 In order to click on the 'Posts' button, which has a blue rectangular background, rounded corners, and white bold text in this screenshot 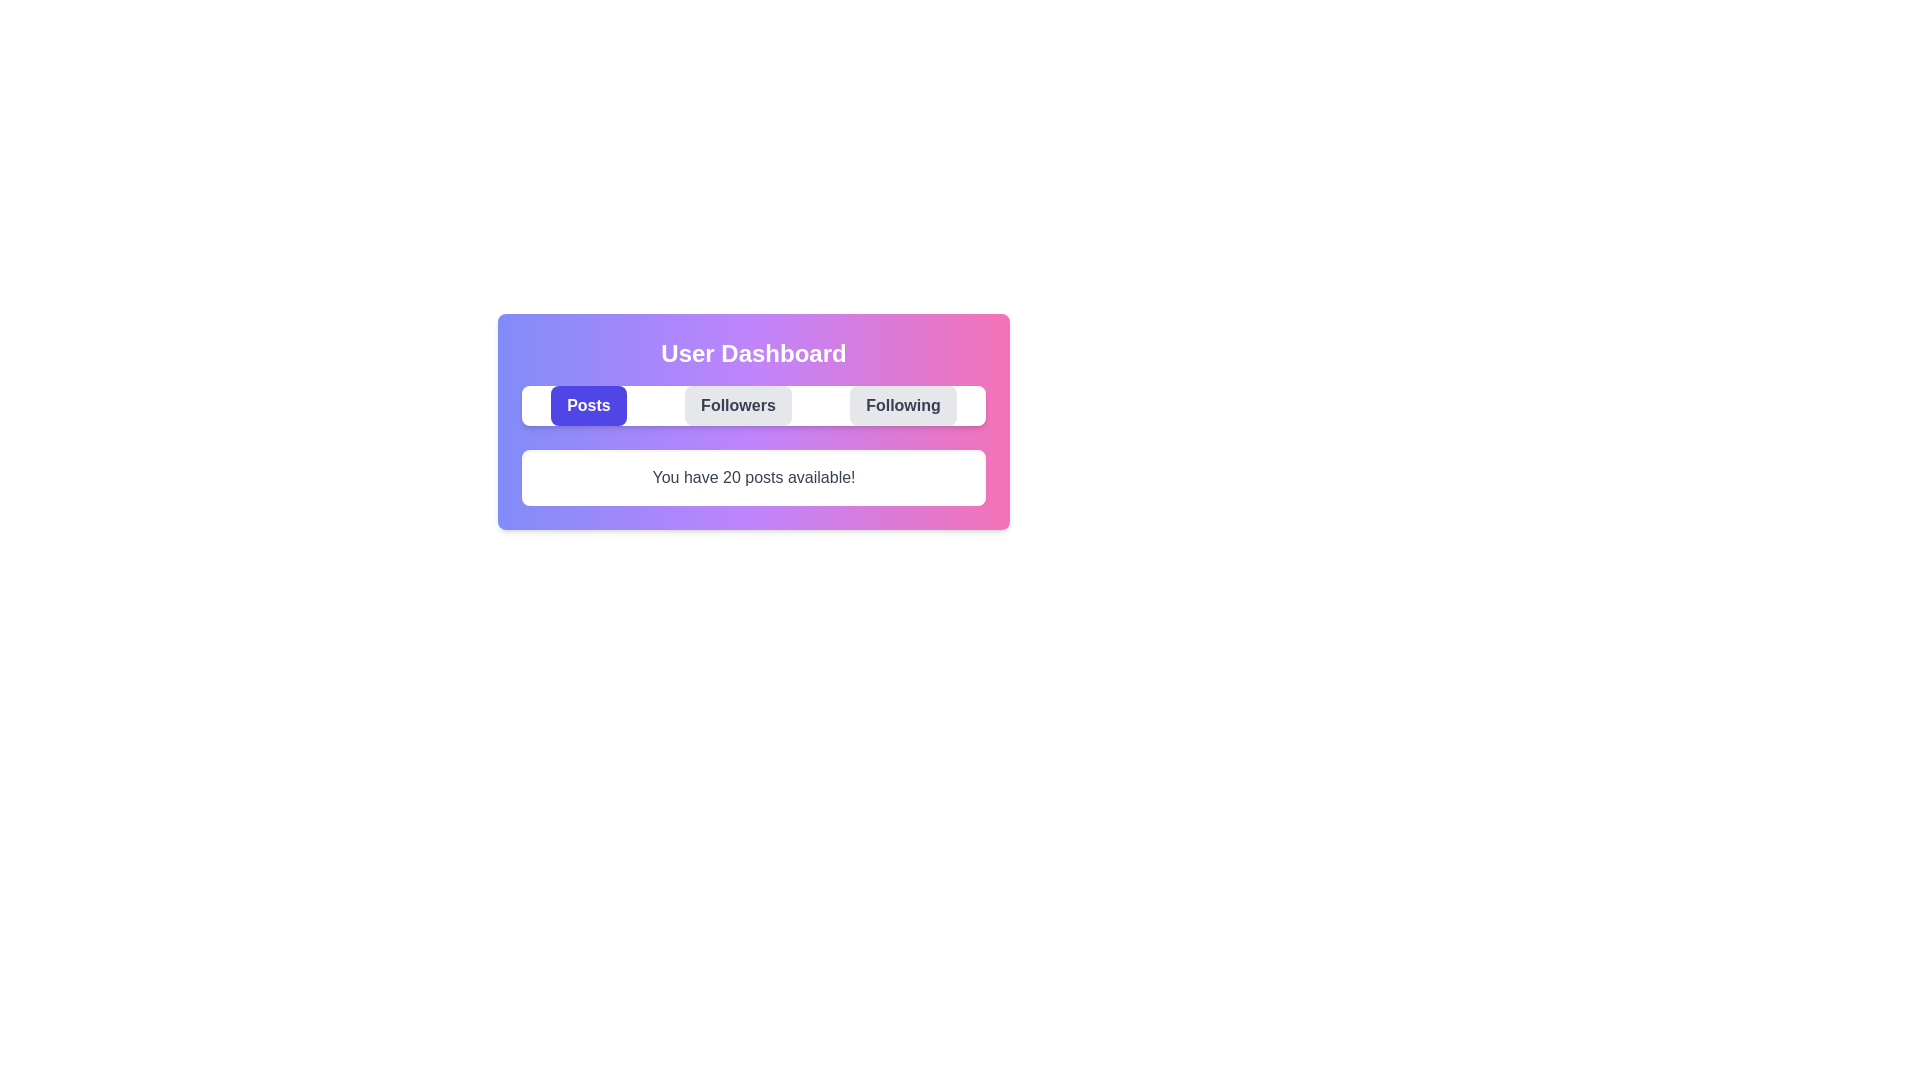, I will do `click(588, 405)`.